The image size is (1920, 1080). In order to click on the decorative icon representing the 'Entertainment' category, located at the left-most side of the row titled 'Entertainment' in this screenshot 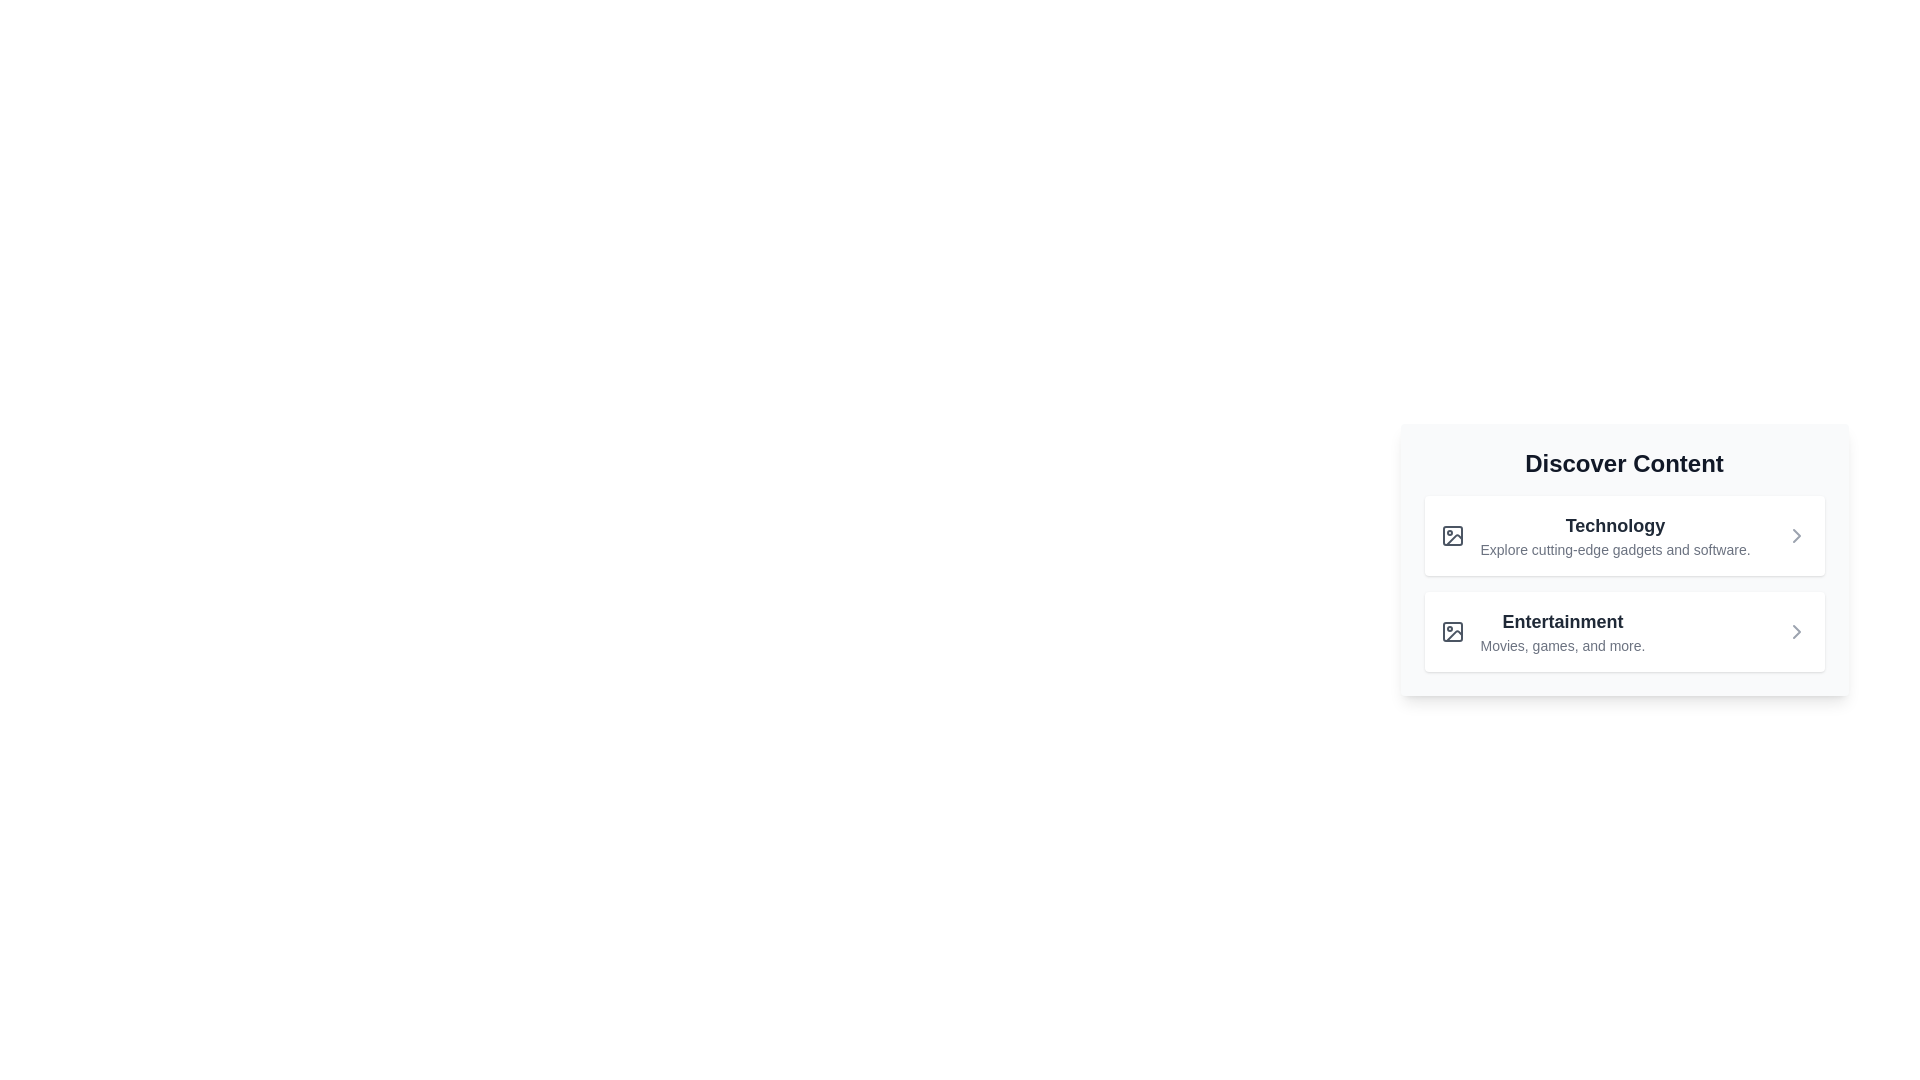, I will do `click(1452, 632)`.